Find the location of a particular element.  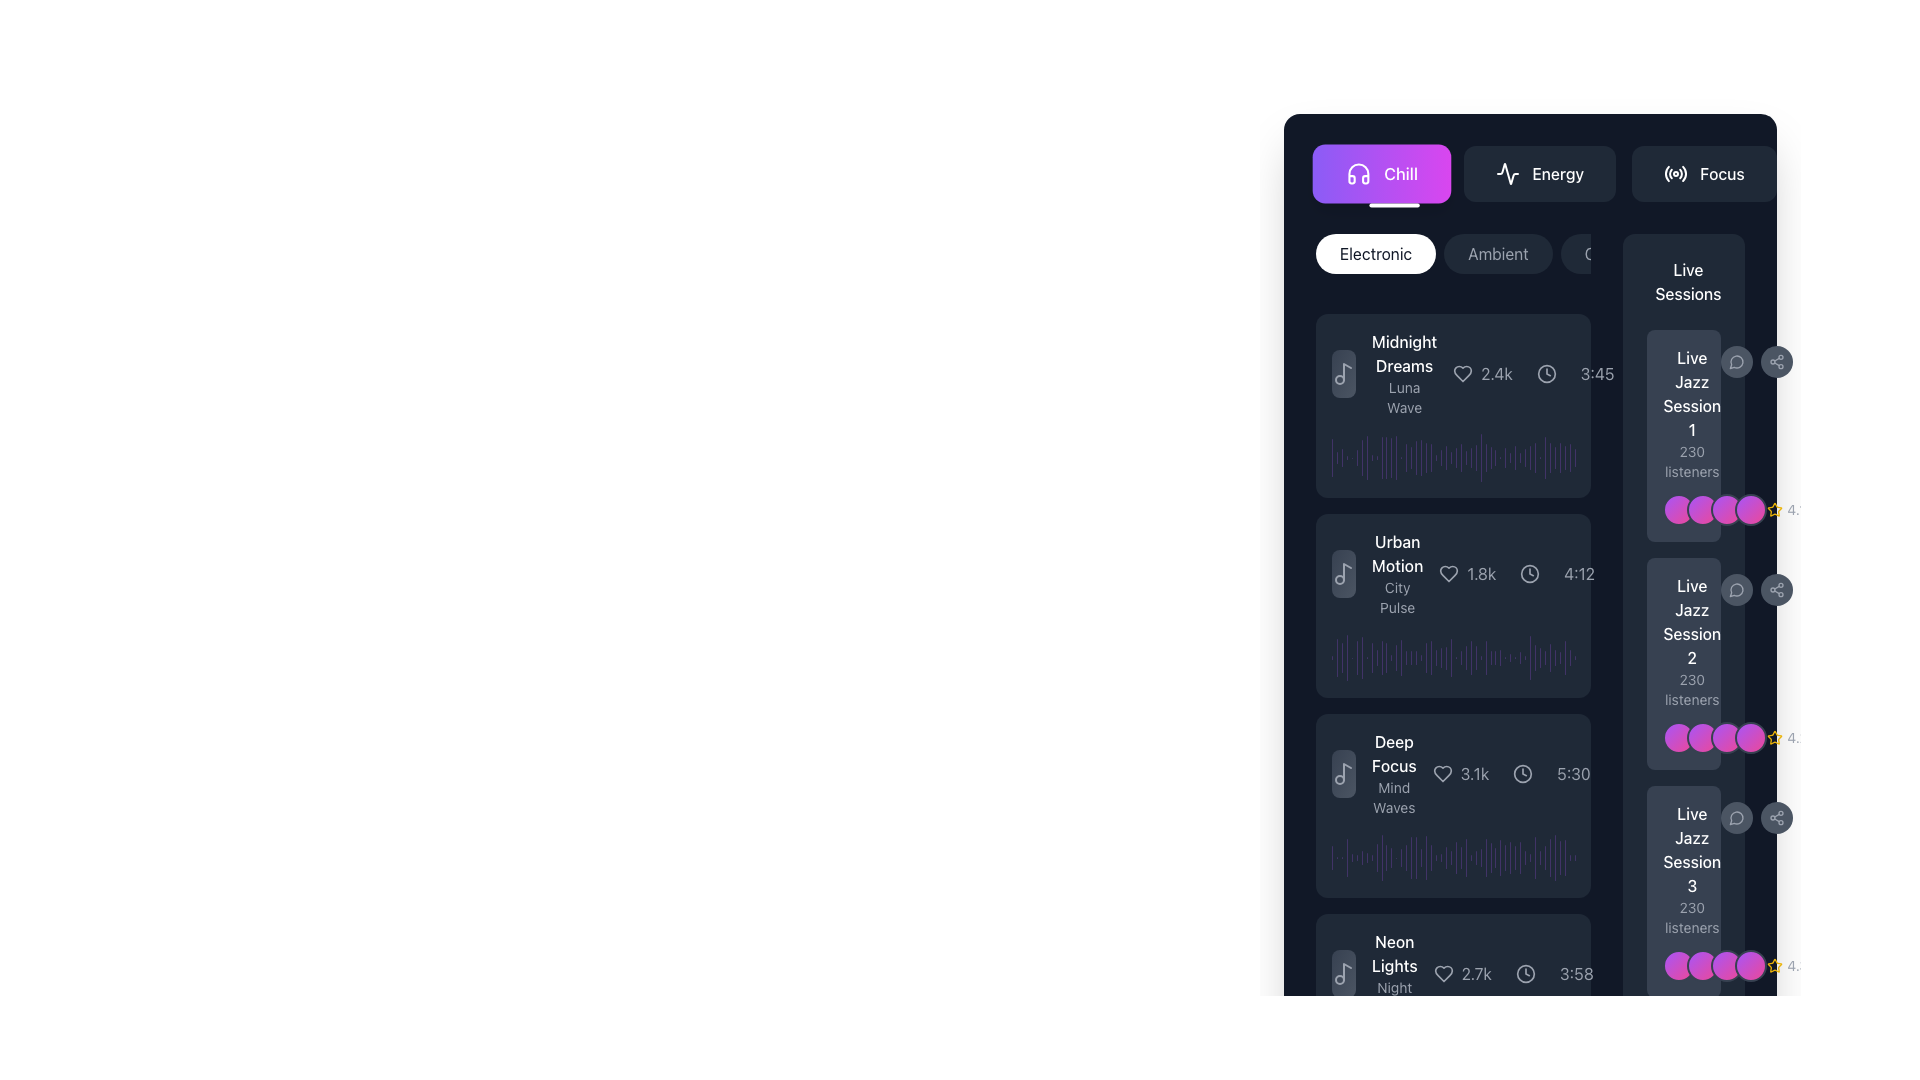

the 31st vertical purple bar in the bar chart that visually represents a quantitative value is located at coordinates (1534, 1056).